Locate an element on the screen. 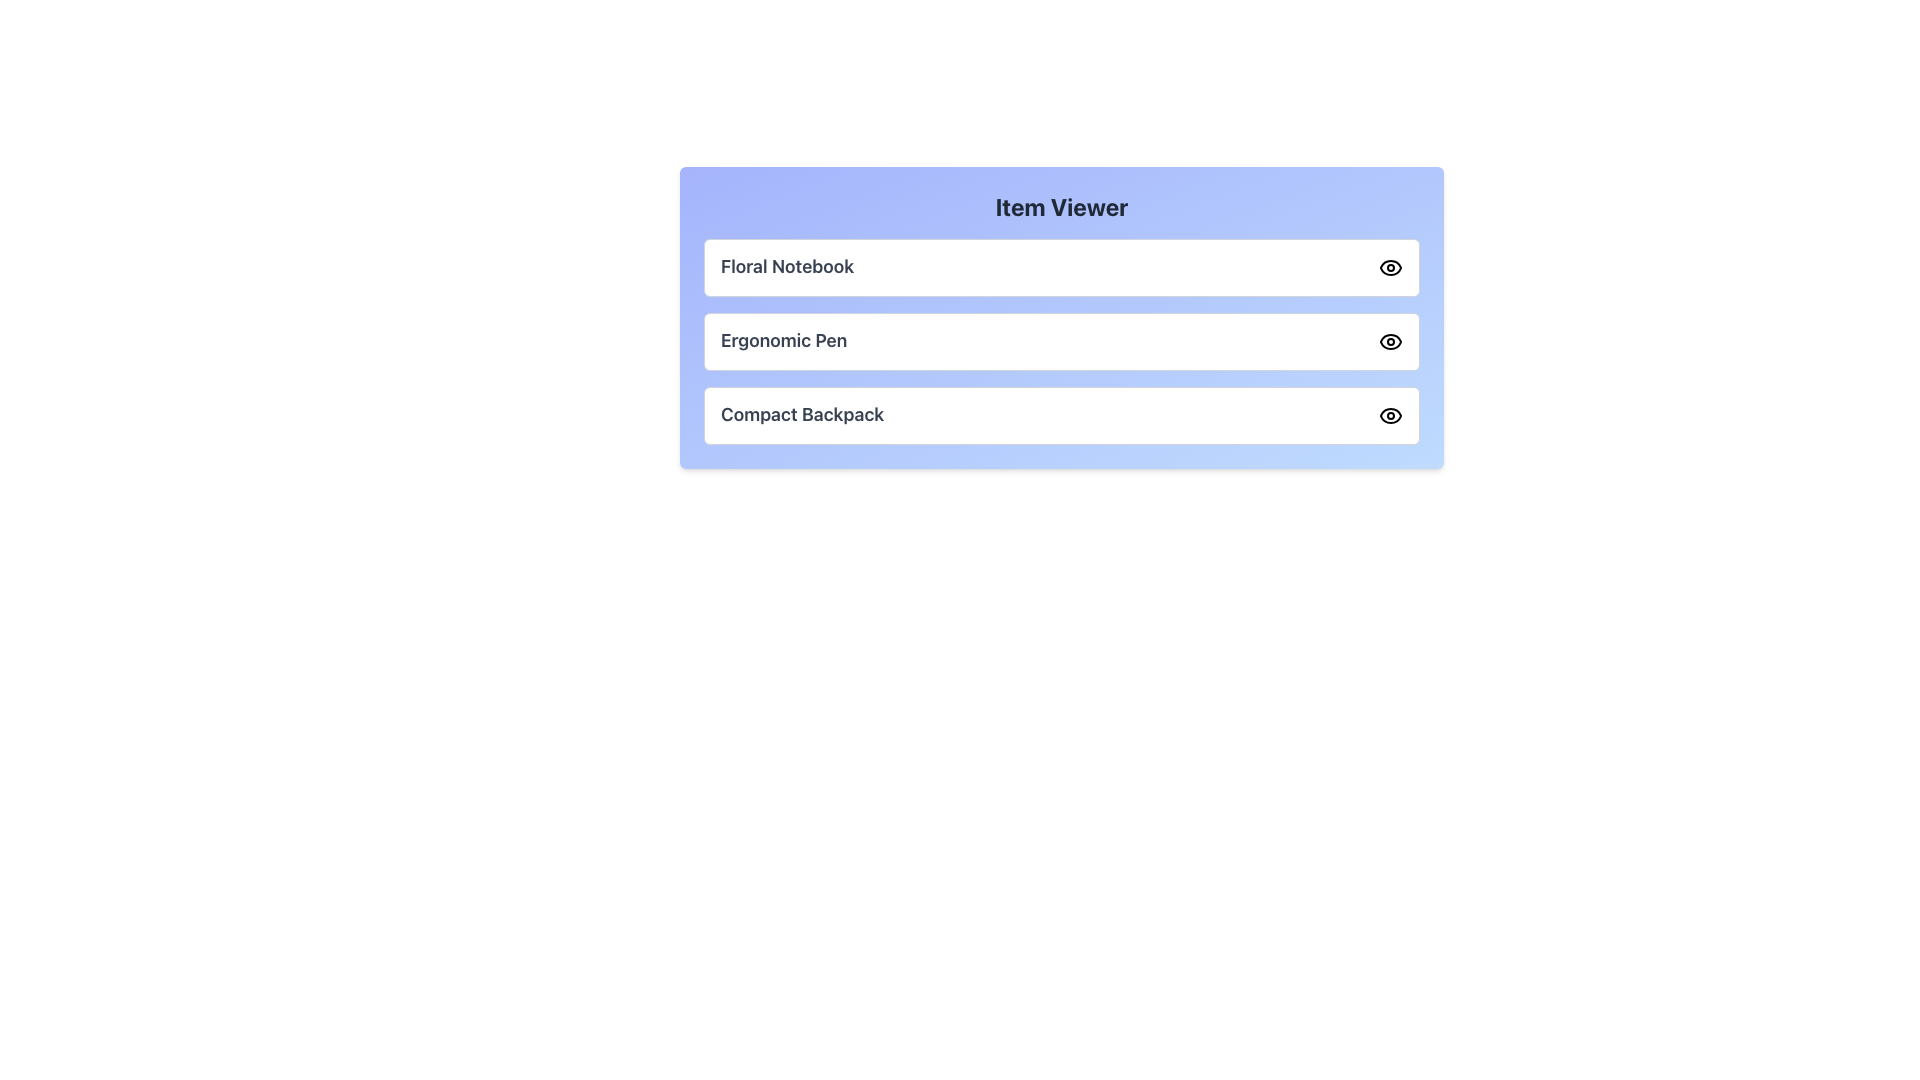  the 'Floral Notebook' list item is located at coordinates (1060, 266).